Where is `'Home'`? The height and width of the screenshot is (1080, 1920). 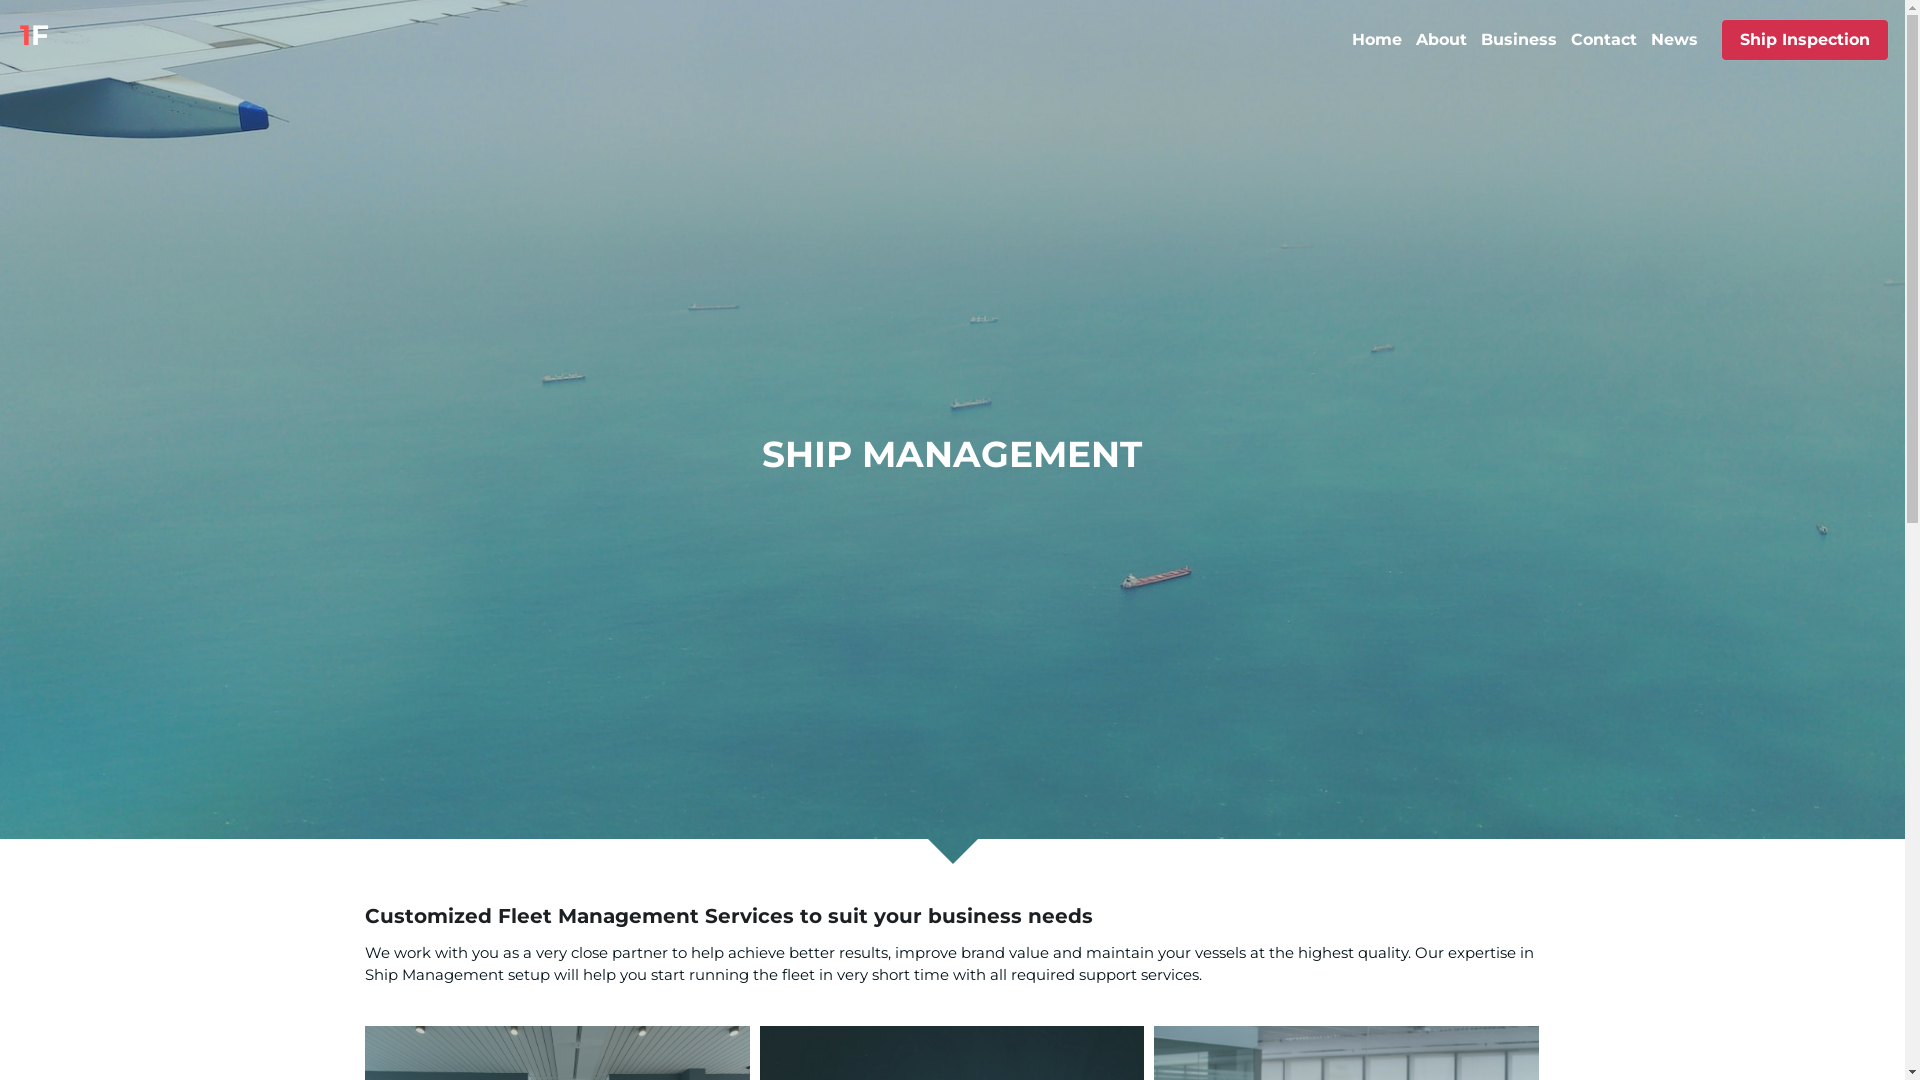
'Home' is located at coordinates (1376, 39).